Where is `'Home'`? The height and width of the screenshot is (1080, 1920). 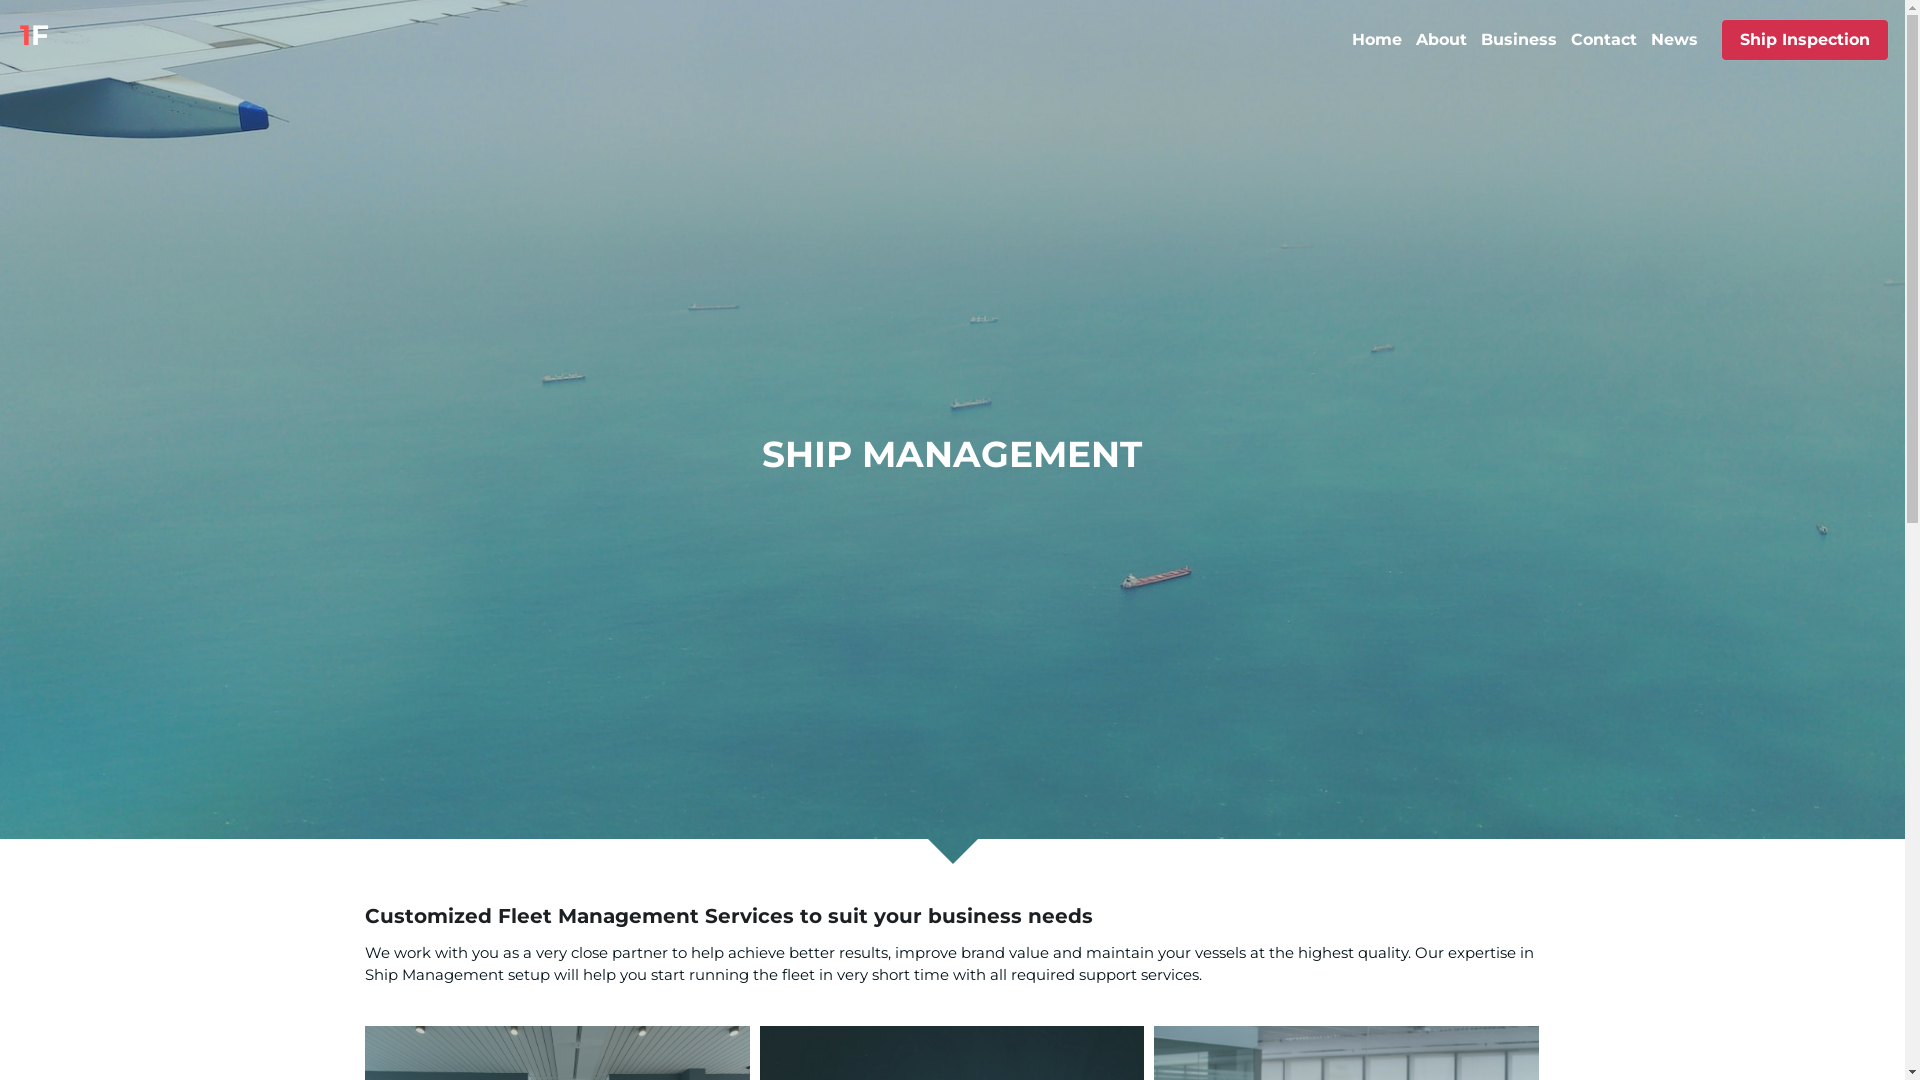
'Home' is located at coordinates (1376, 39).